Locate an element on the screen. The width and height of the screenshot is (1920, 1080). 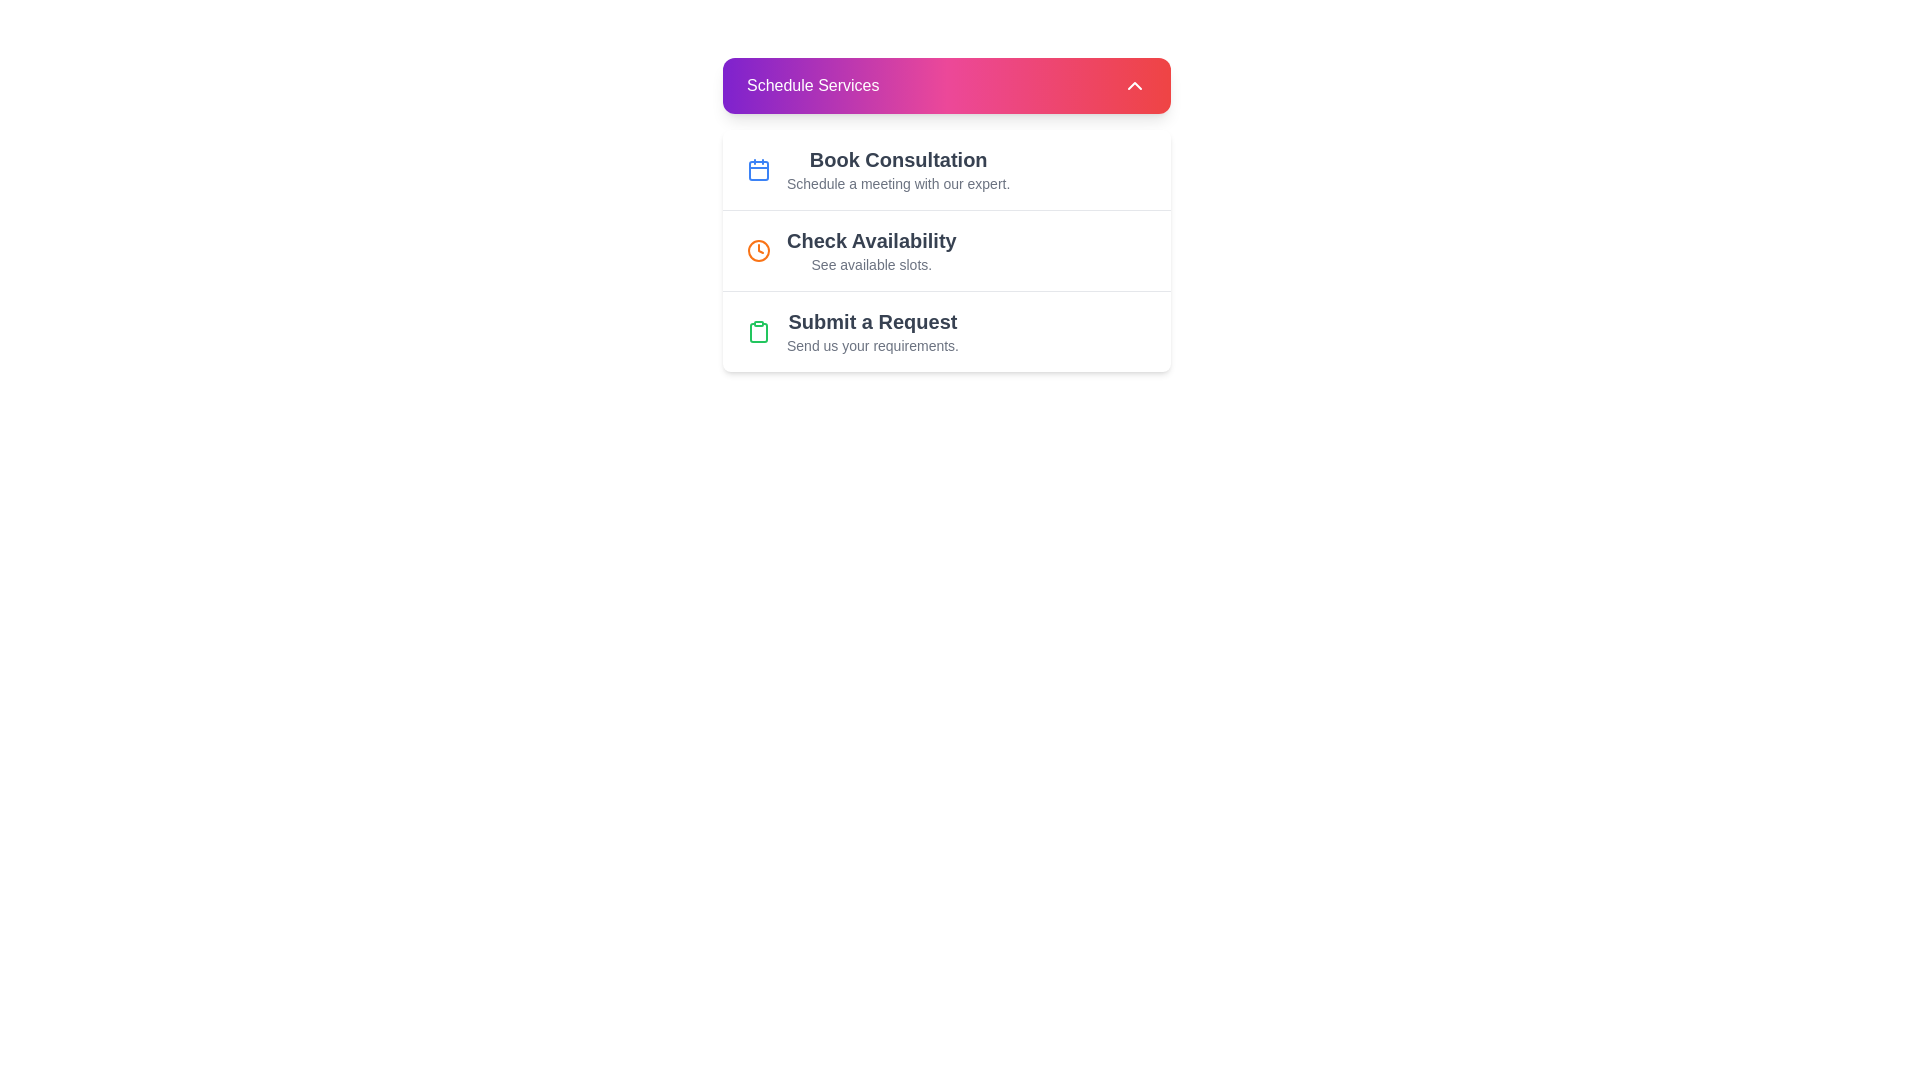
the 'Check Availability' menu item within the 'Schedule Services' section is located at coordinates (945, 215).